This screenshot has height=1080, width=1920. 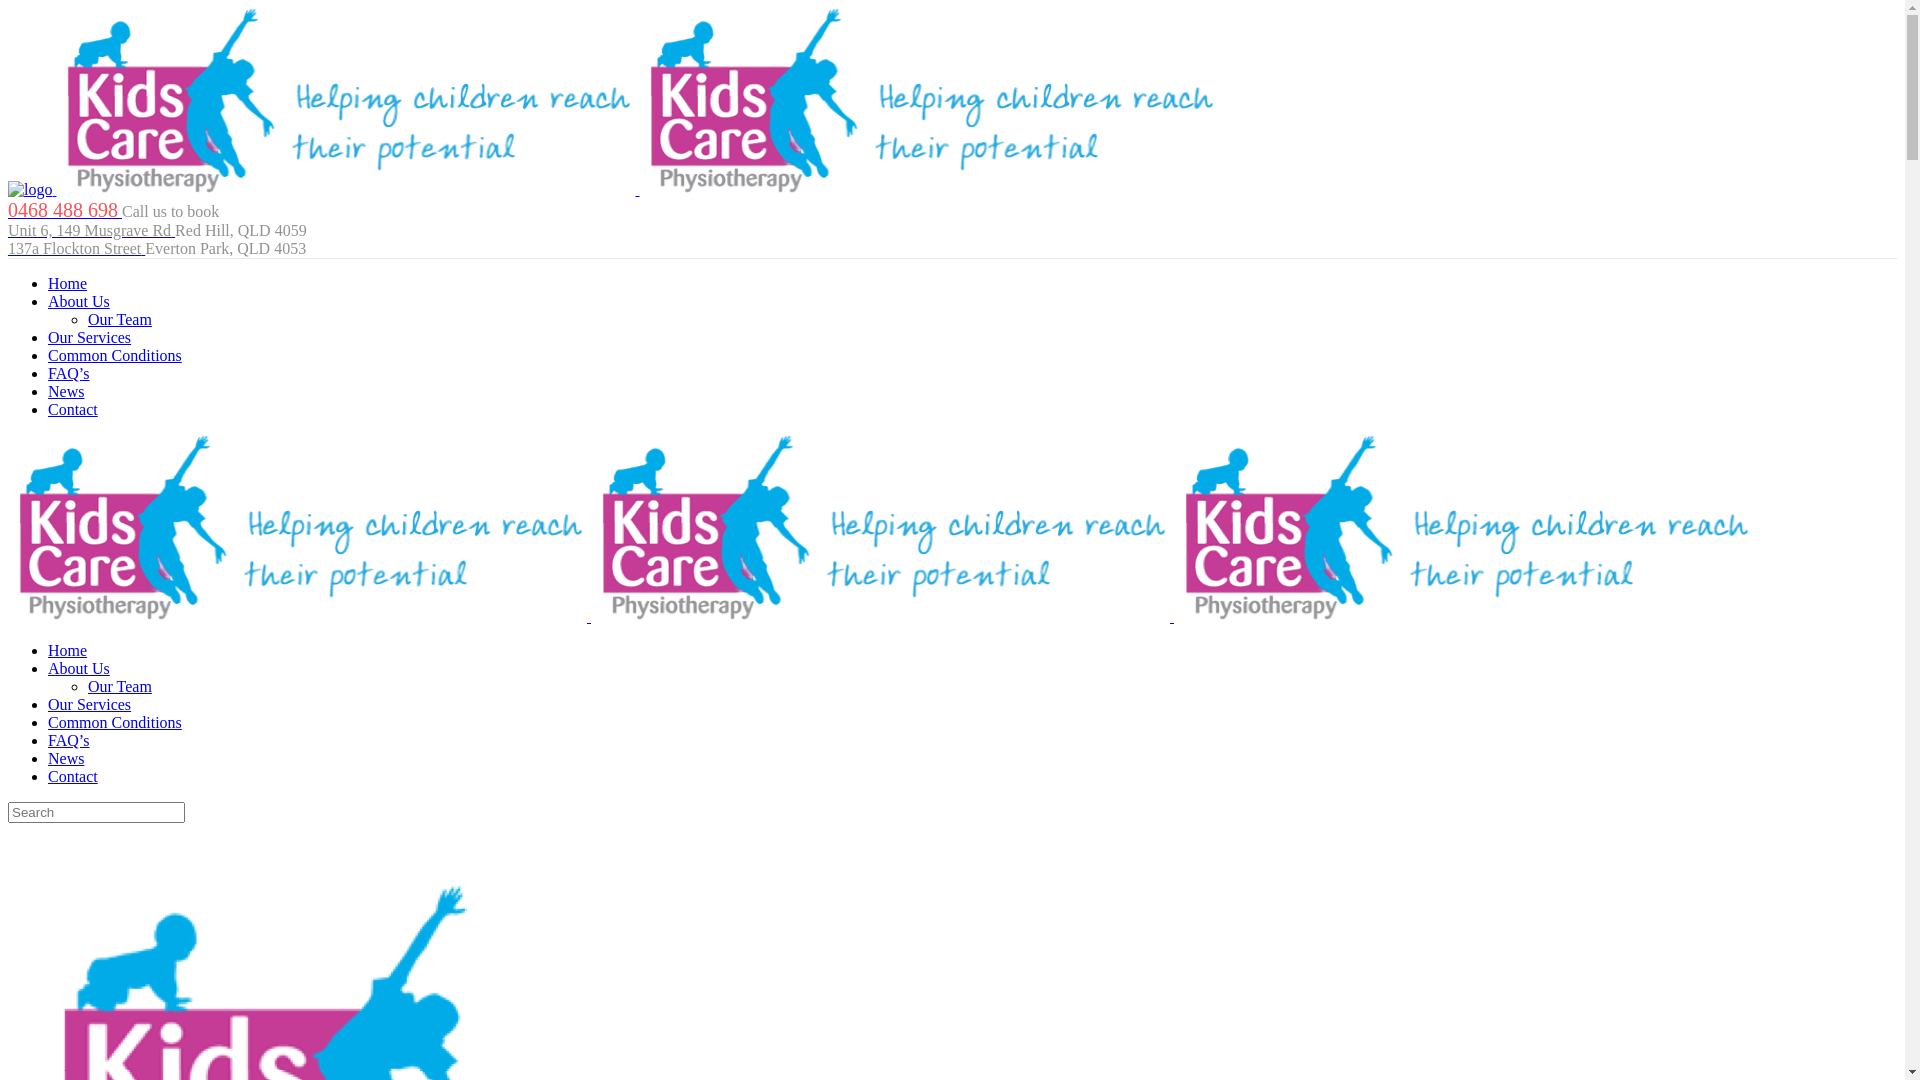 What do you see at coordinates (67, 650) in the screenshot?
I see `'Home'` at bounding box center [67, 650].